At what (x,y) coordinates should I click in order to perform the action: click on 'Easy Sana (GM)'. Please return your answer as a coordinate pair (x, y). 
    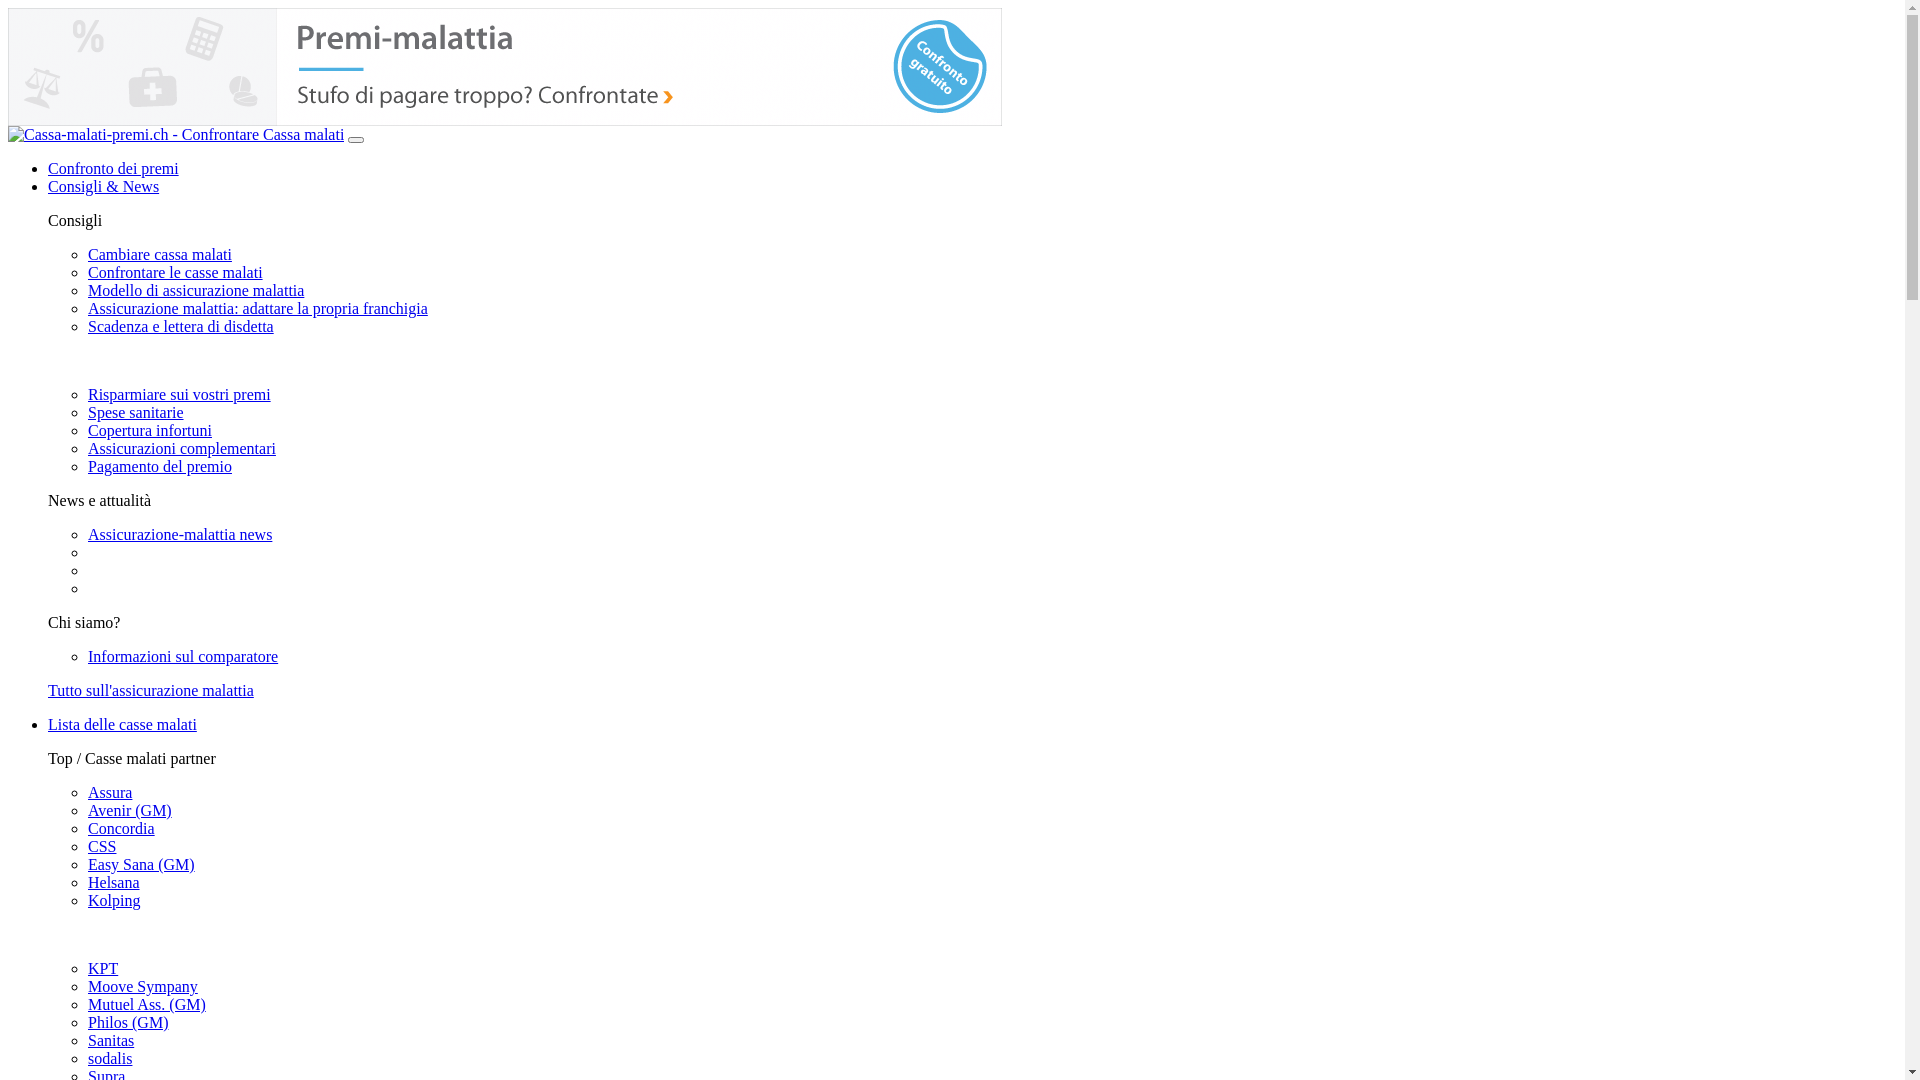
    Looking at the image, I should click on (140, 863).